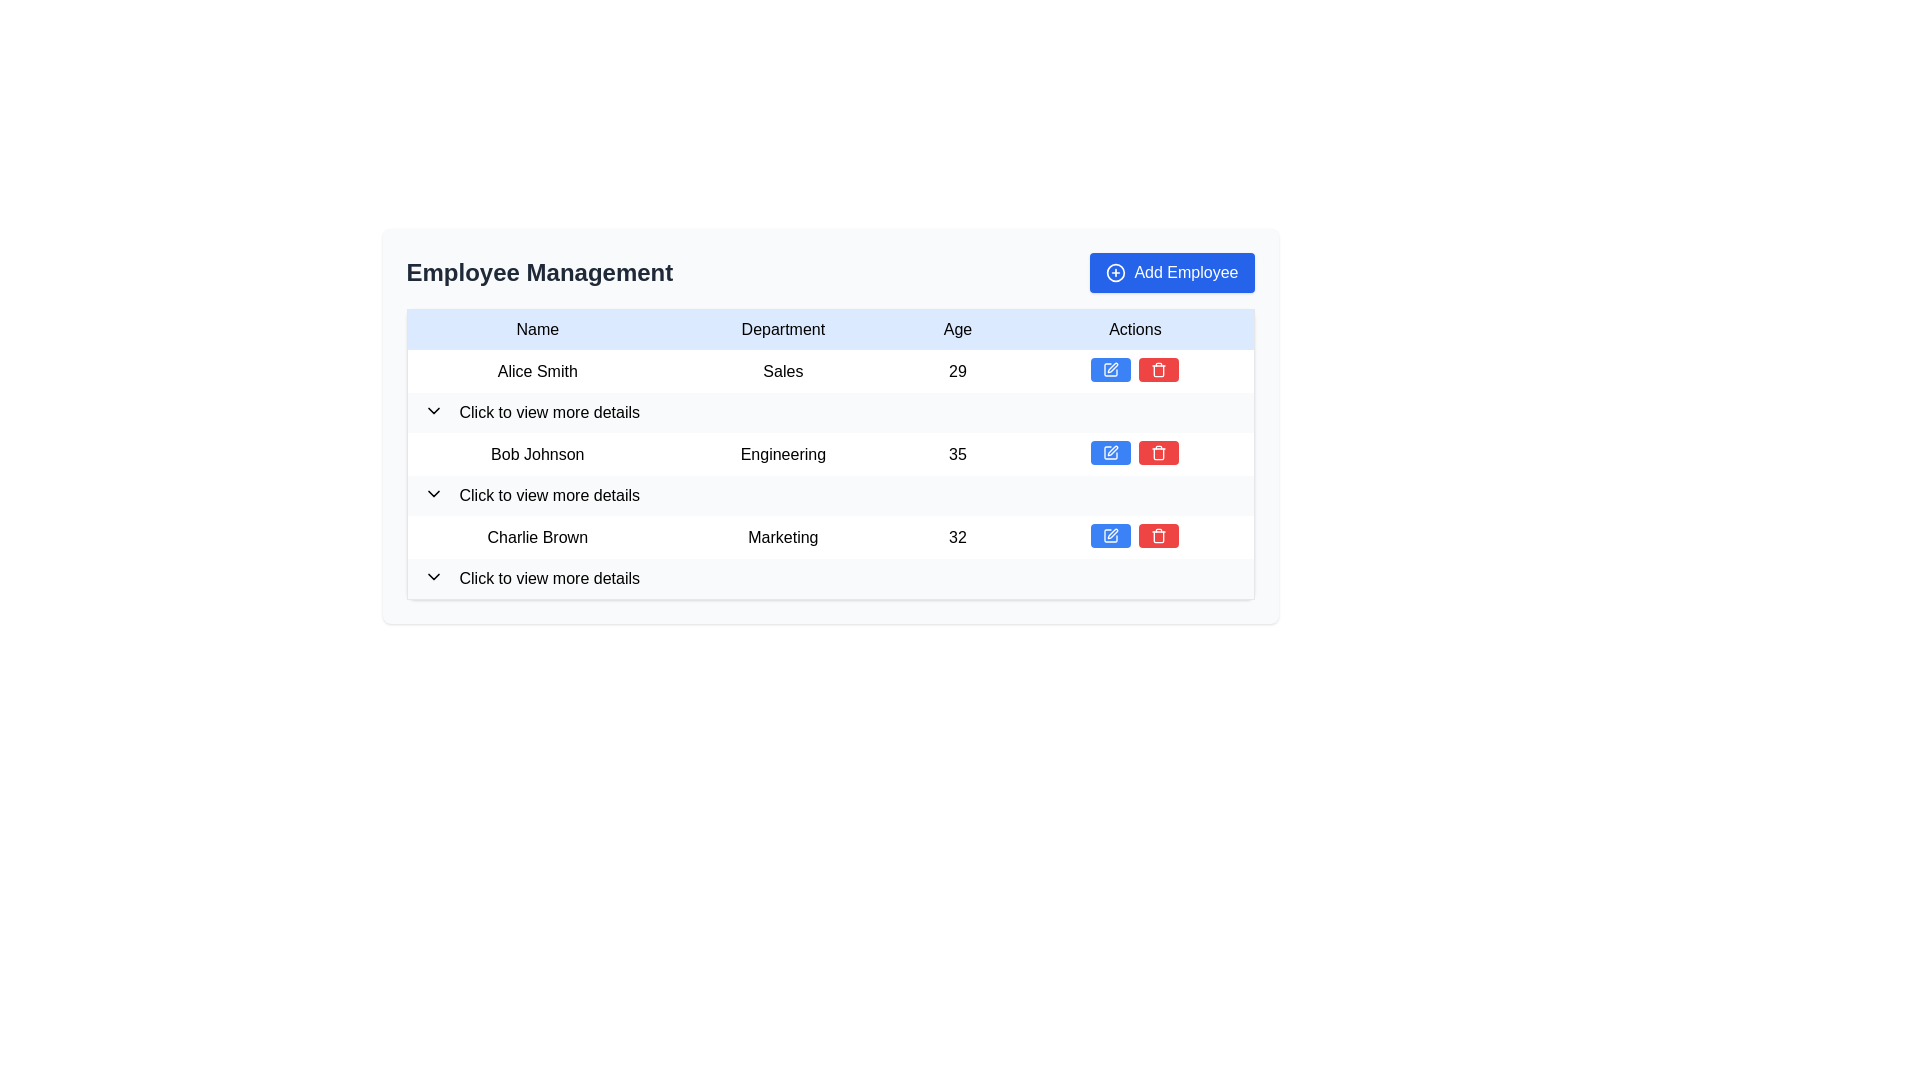  What do you see at coordinates (782, 536) in the screenshot?
I see `the 'Marketing' text element associated with the user 'Charlie Brown' in the 'Department' column, which is the second cell in that row` at bounding box center [782, 536].